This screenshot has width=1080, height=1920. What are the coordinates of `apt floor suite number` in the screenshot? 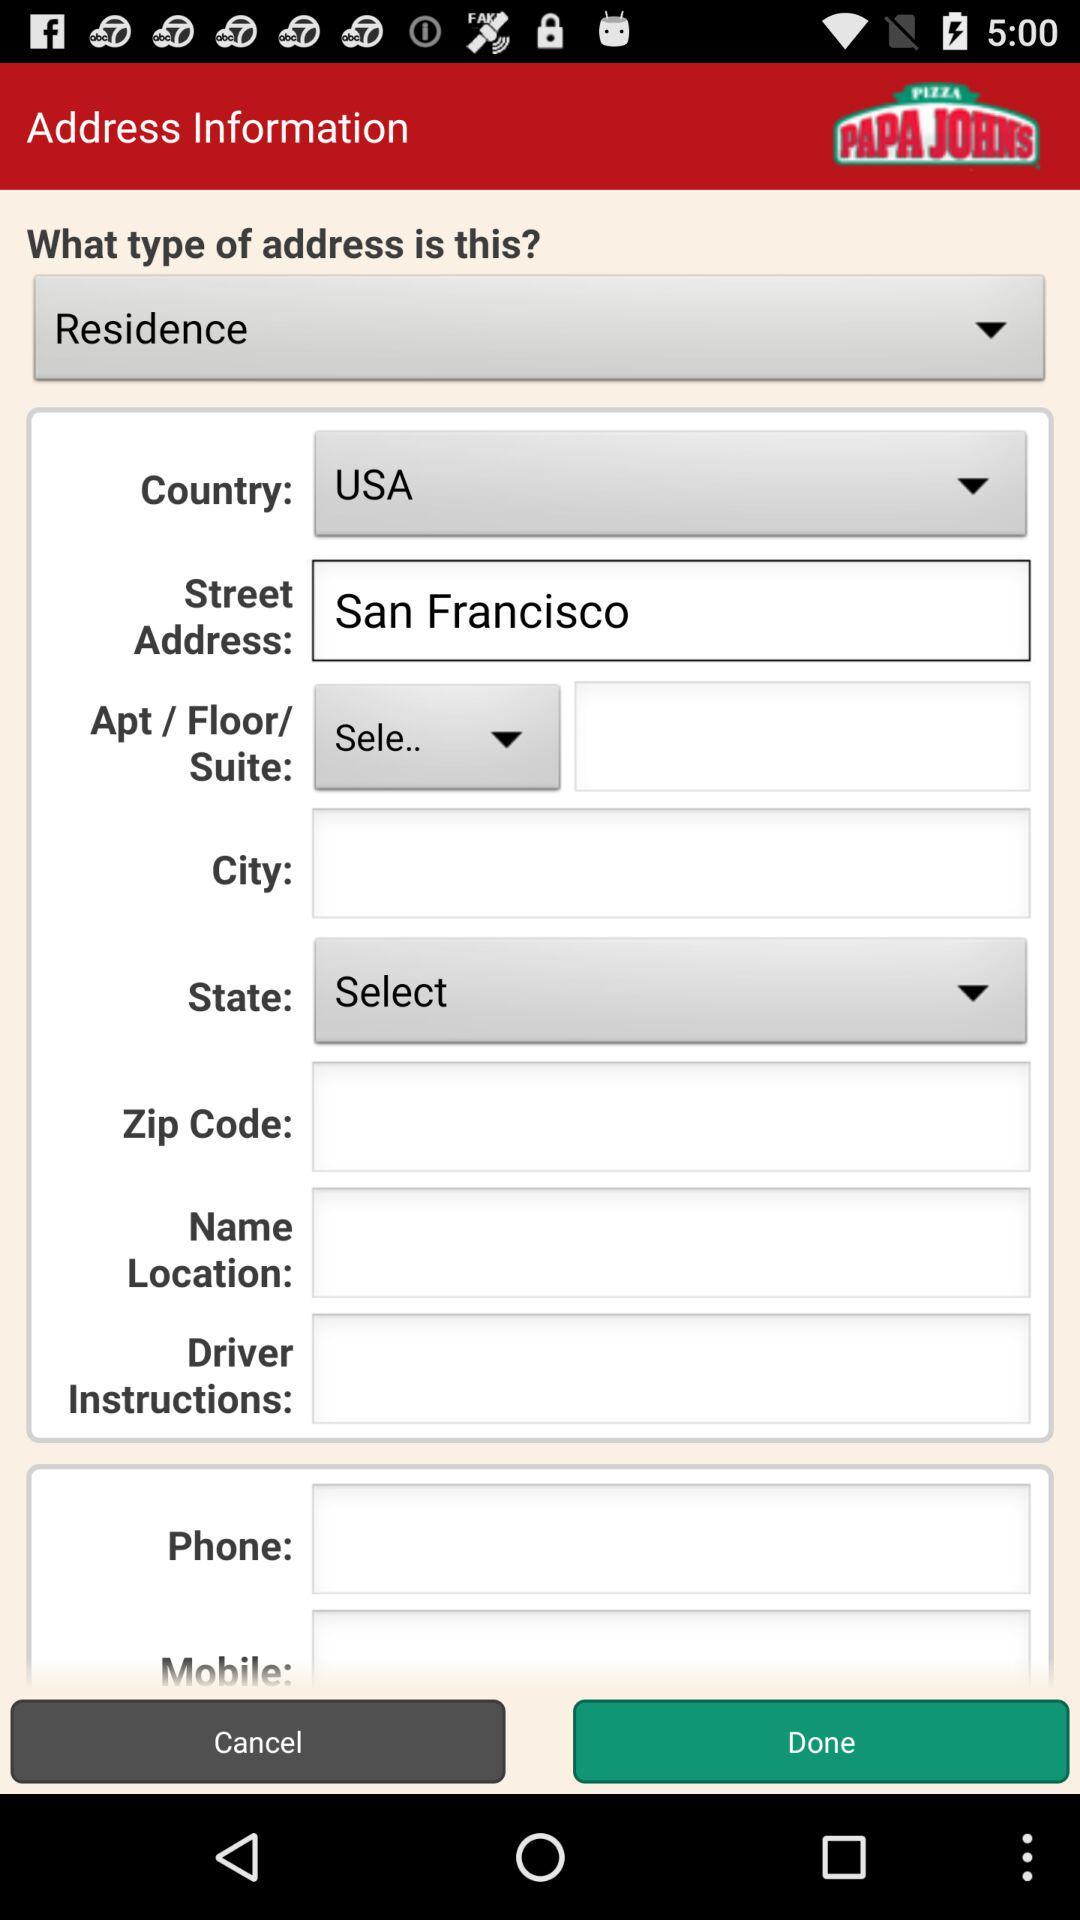 It's located at (801, 741).